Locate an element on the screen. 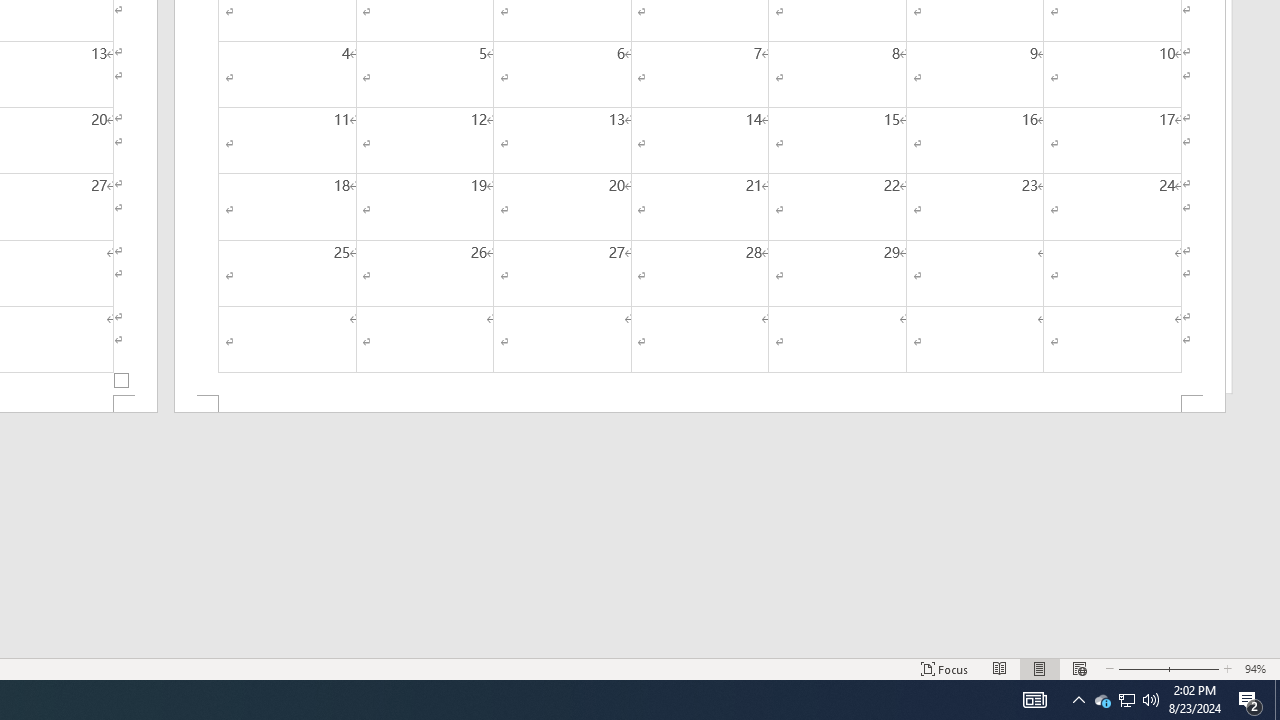 Image resolution: width=1280 pixels, height=720 pixels. 'Focus ' is located at coordinates (943, 669).